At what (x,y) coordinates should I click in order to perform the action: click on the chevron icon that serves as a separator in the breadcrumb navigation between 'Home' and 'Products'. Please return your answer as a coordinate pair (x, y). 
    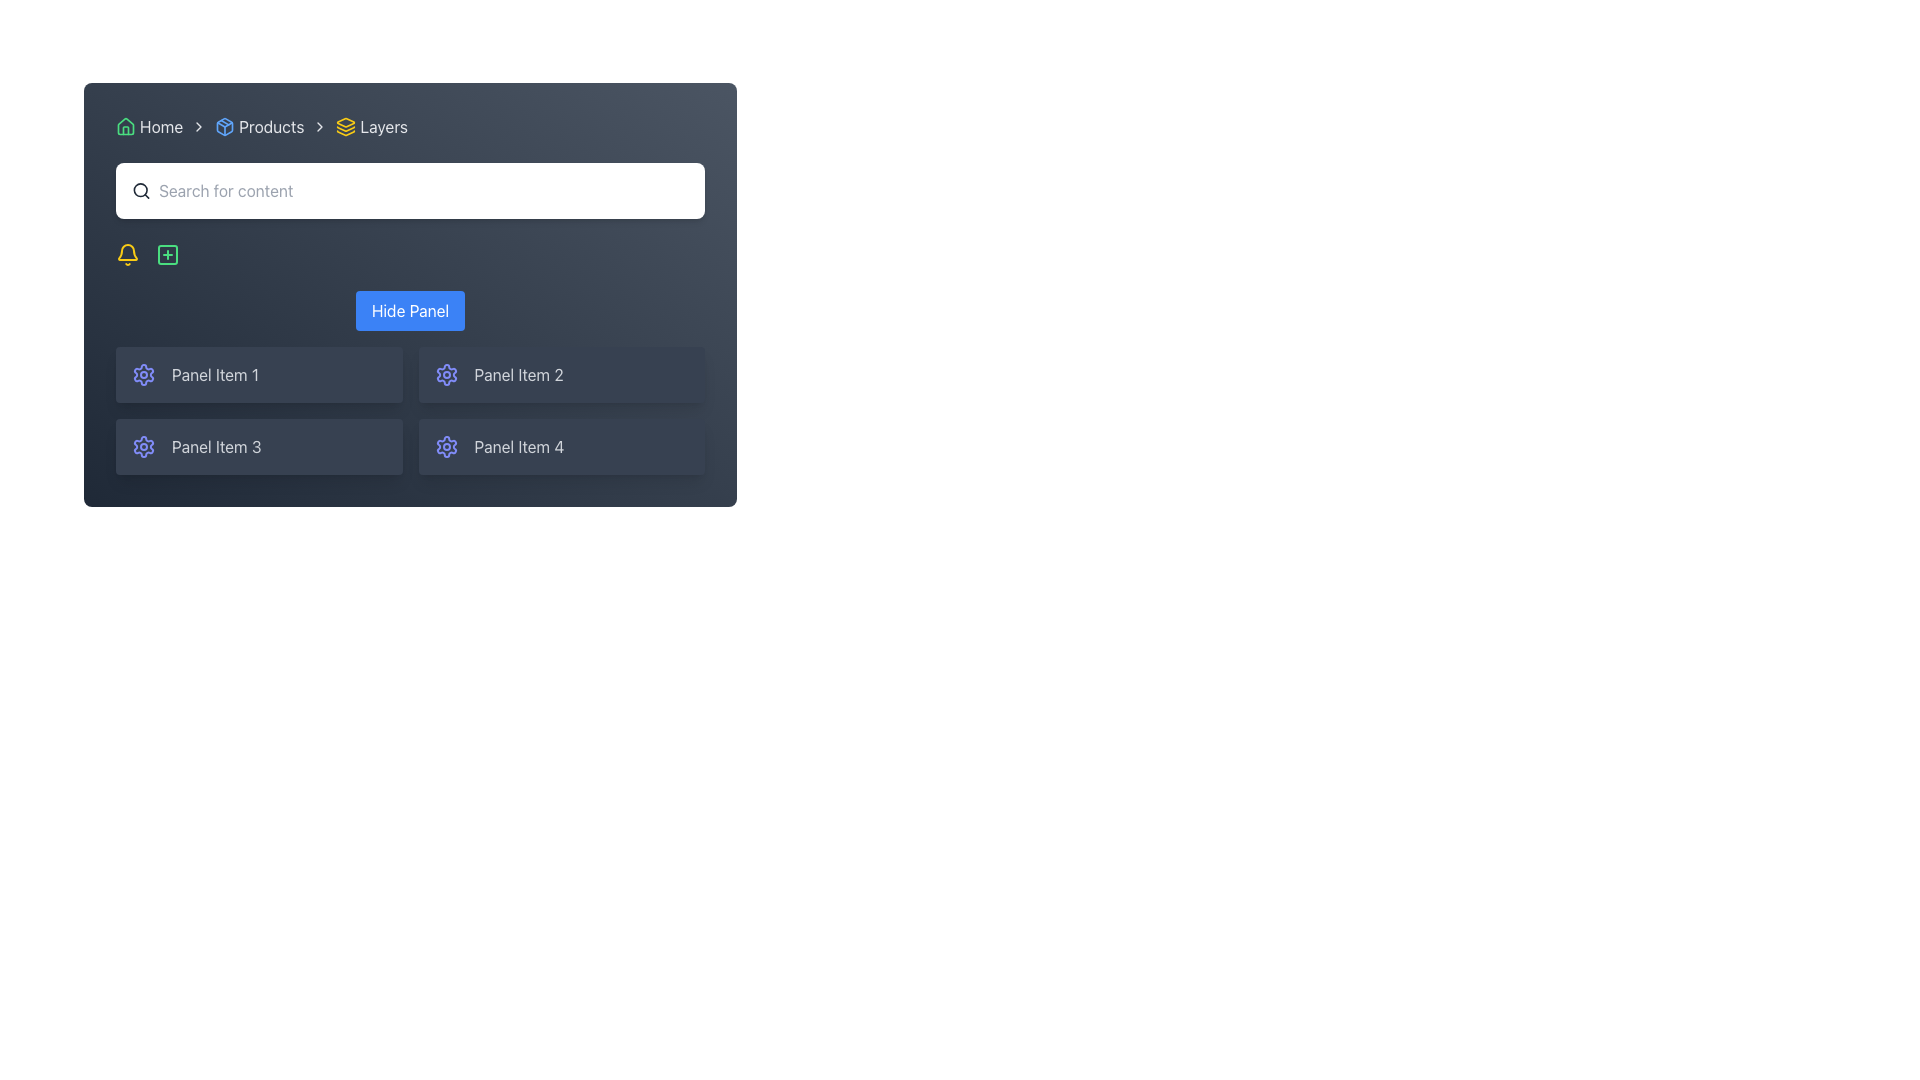
    Looking at the image, I should click on (199, 127).